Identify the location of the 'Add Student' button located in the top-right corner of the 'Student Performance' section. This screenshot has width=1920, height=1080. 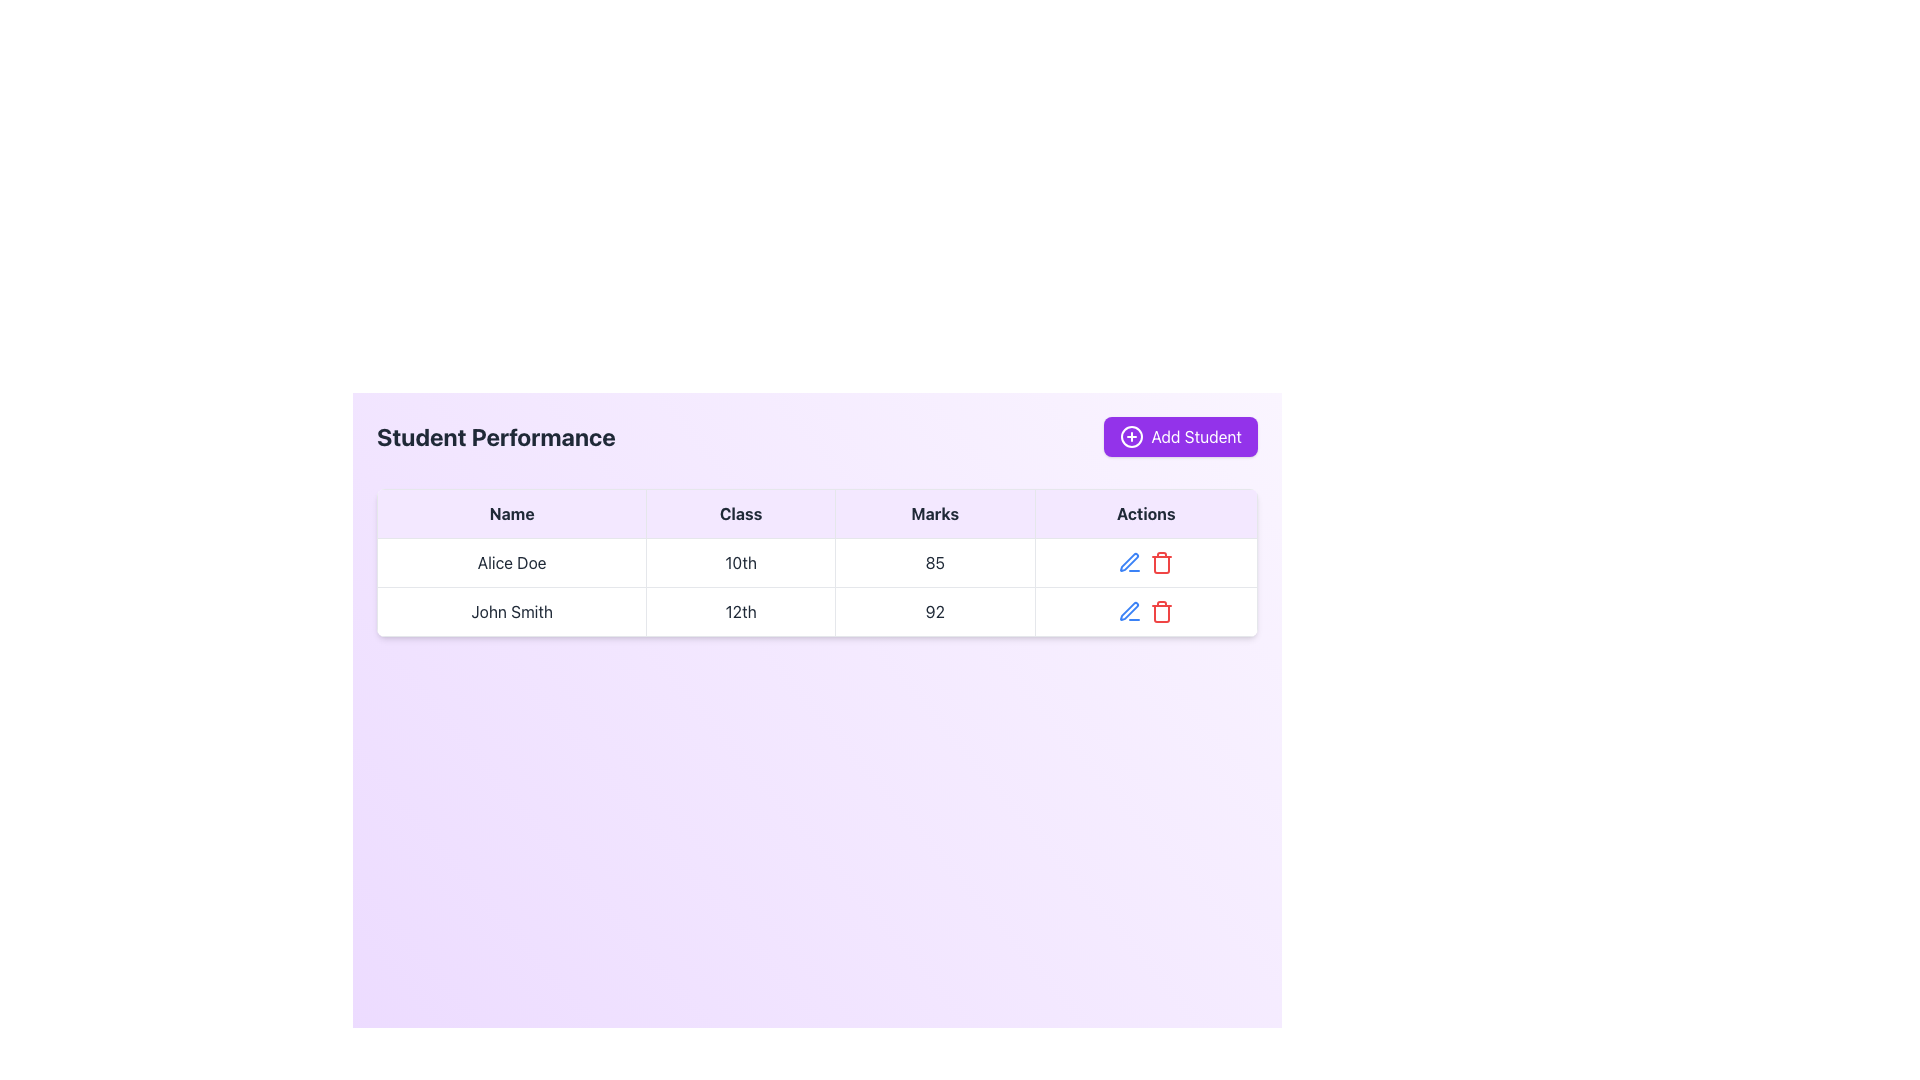
(1180, 435).